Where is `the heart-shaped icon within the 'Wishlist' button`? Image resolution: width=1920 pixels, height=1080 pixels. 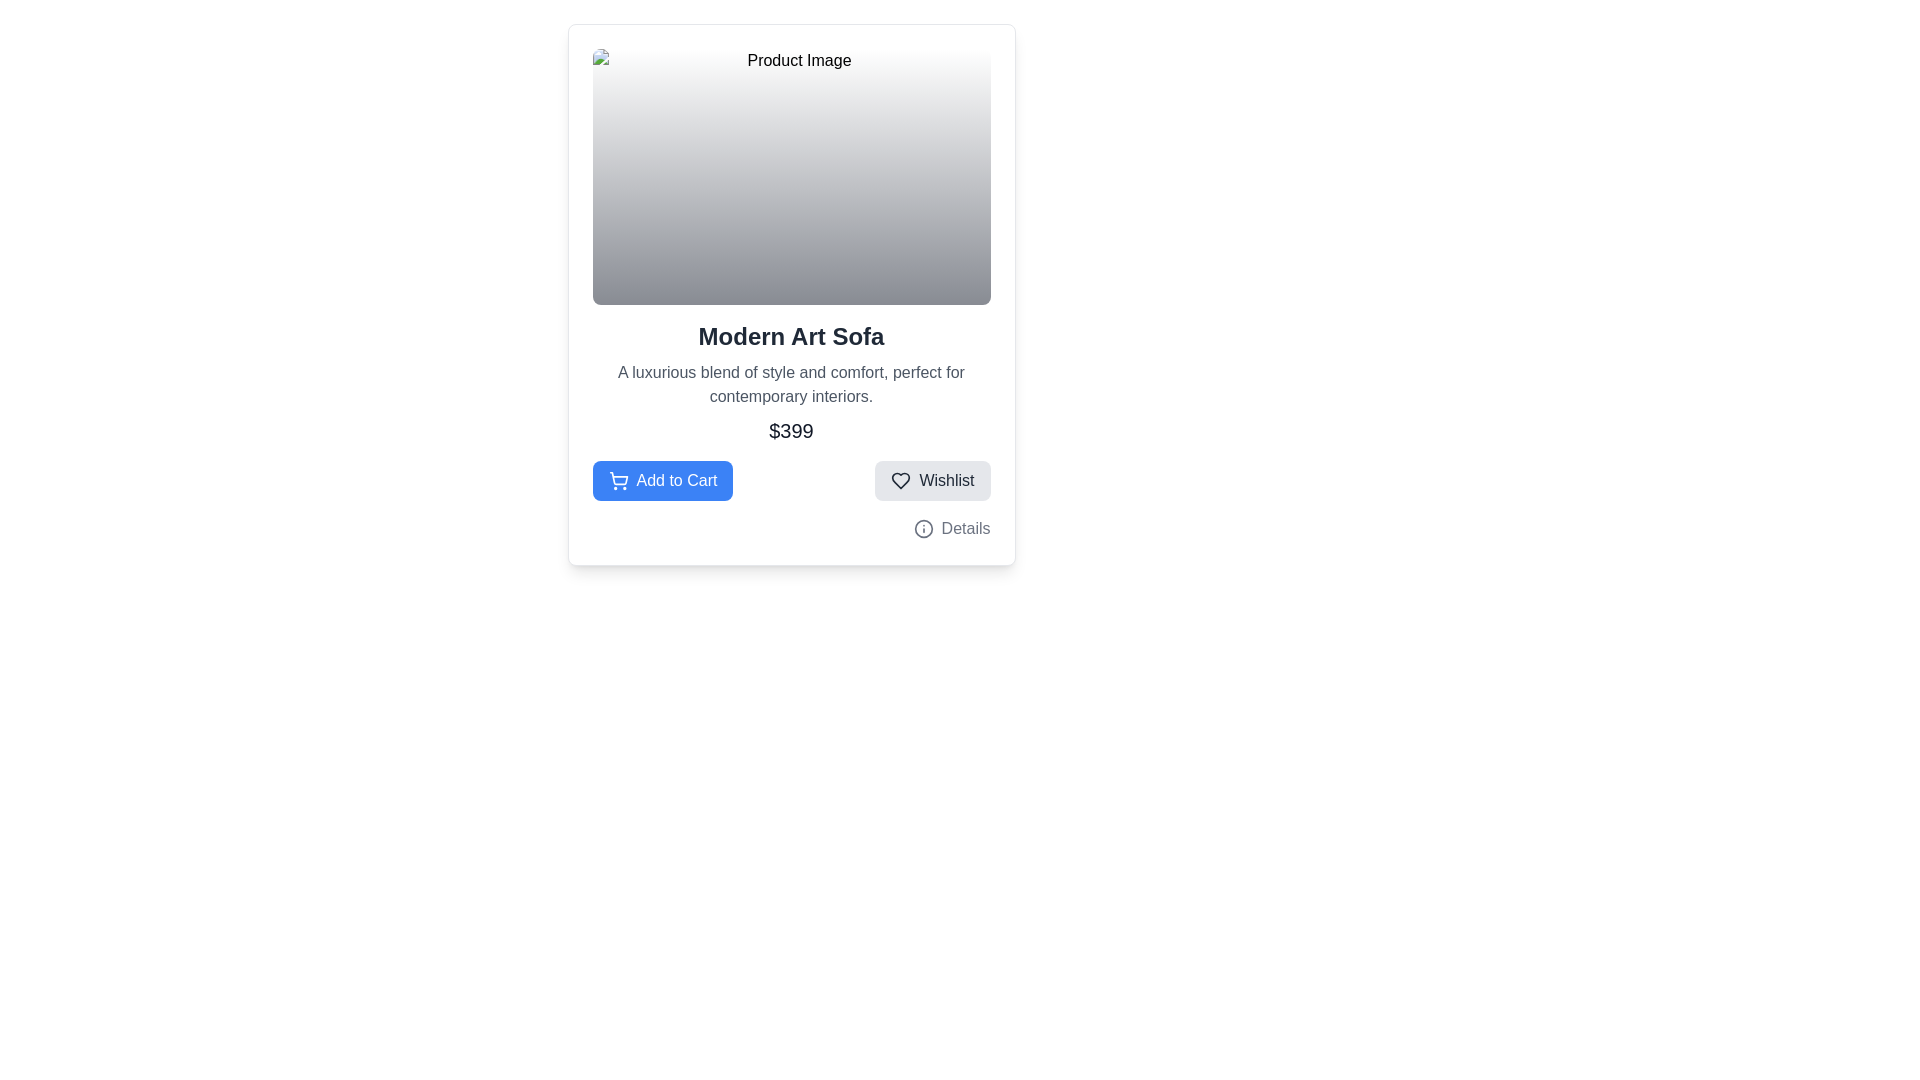
the heart-shaped icon within the 'Wishlist' button is located at coordinates (900, 481).